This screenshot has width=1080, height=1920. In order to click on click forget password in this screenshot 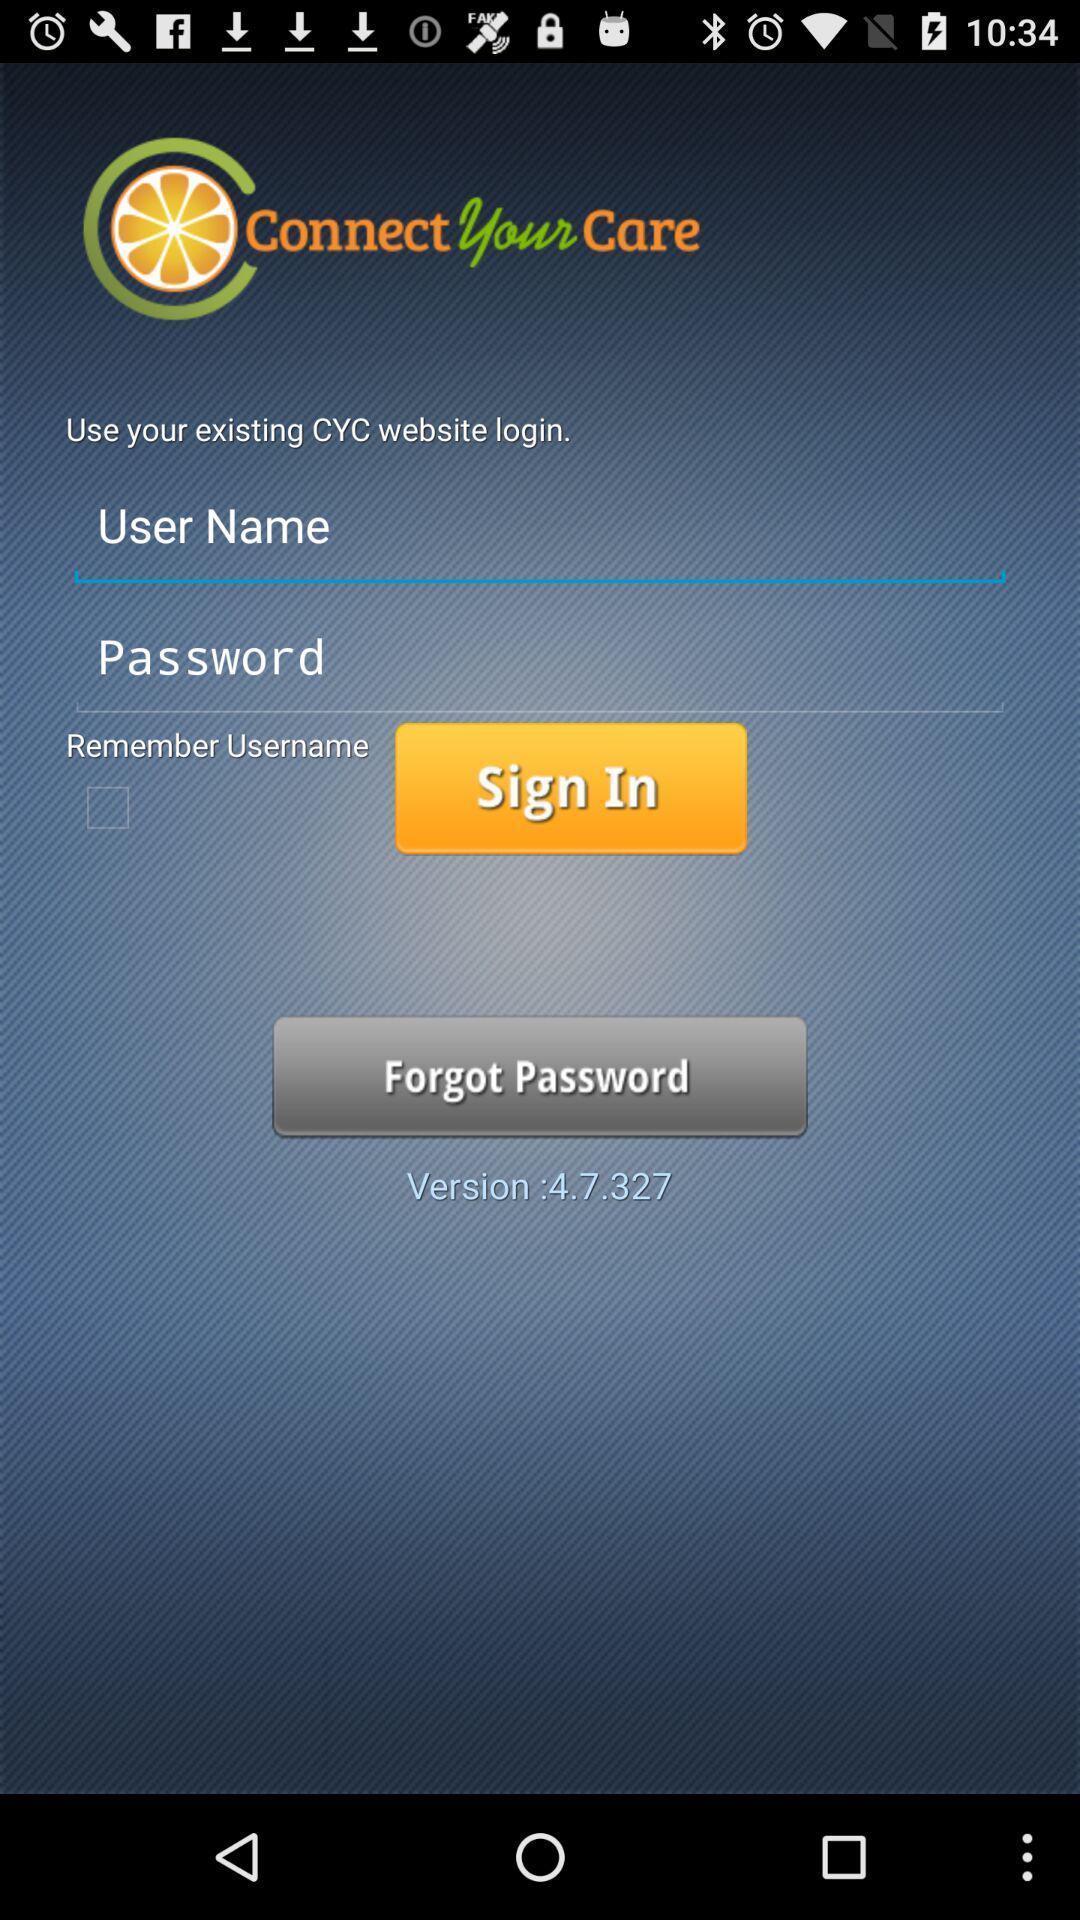, I will do `click(540, 1075)`.